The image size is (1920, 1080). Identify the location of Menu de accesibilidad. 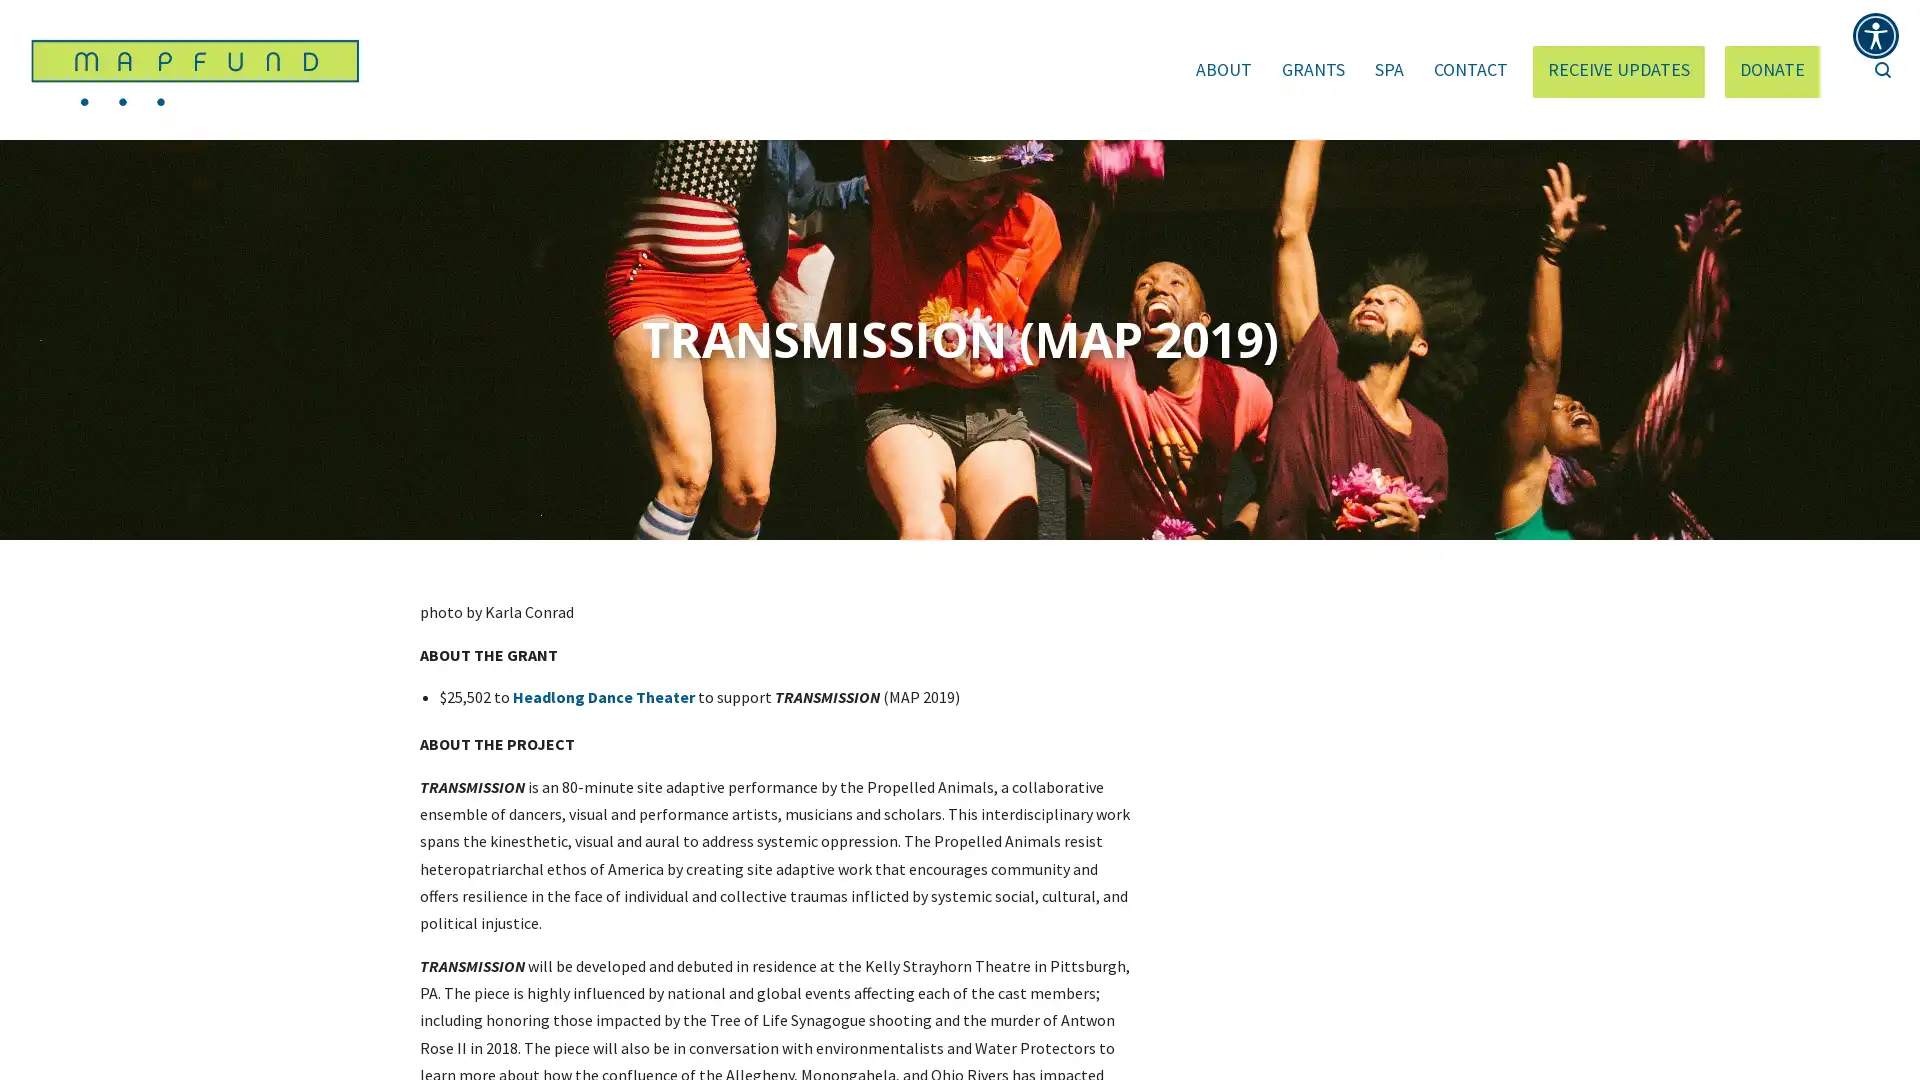
(1875, 35).